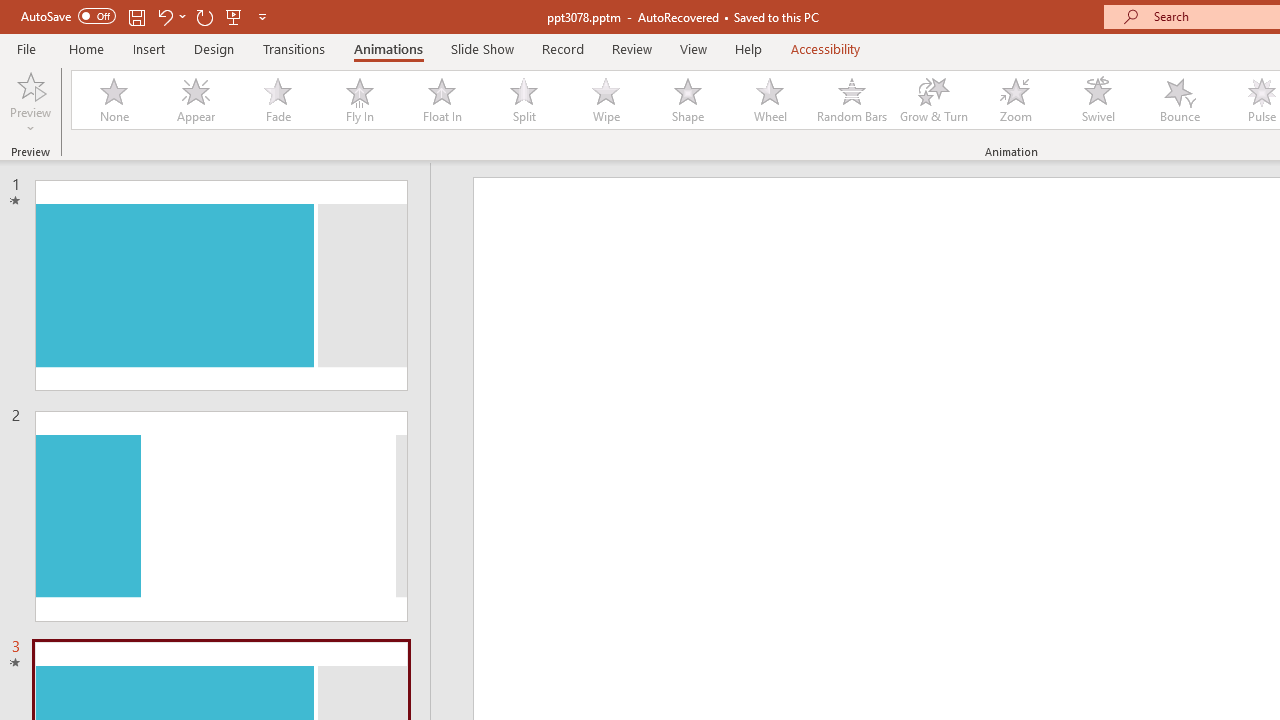  What do you see at coordinates (604, 100) in the screenshot?
I see `'Wipe'` at bounding box center [604, 100].